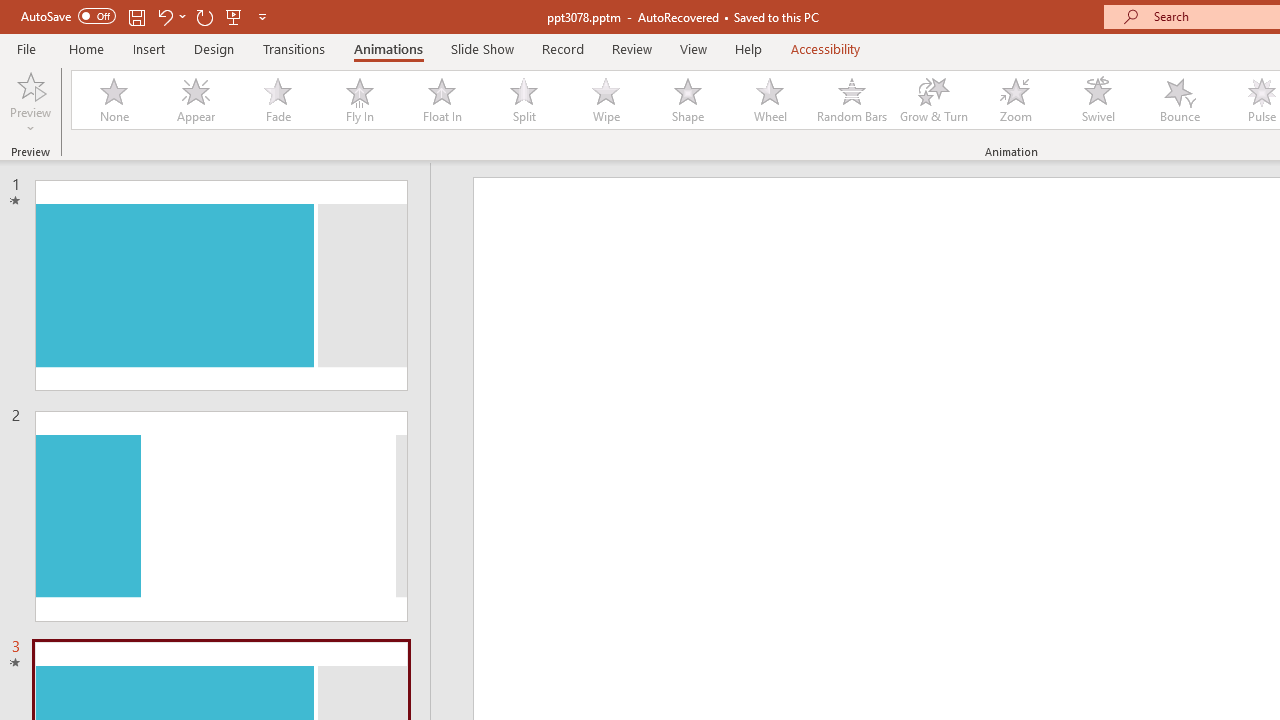  What do you see at coordinates (604, 100) in the screenshot?
I see `'Wipe'` at bounding box center [604, 100].